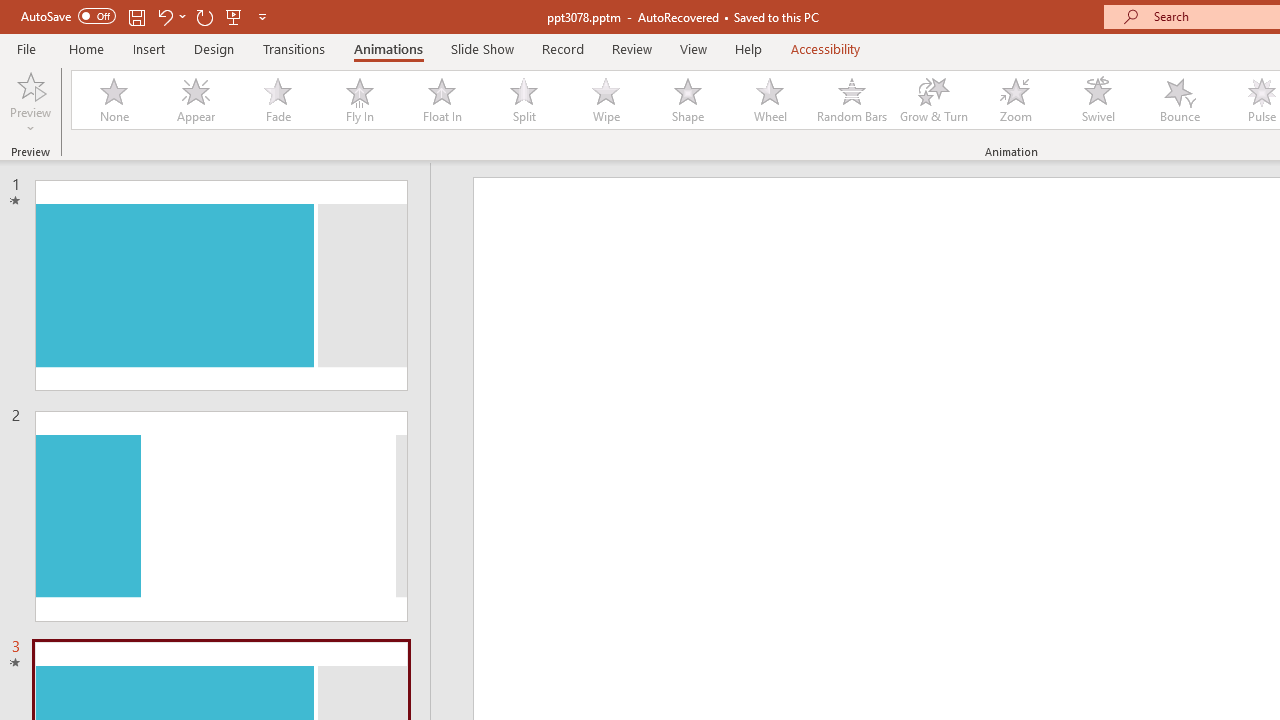  What do you see at coordinates (604, 100) in the screenshot?
I see `'Wipe'` at bounding box center [604, 100].